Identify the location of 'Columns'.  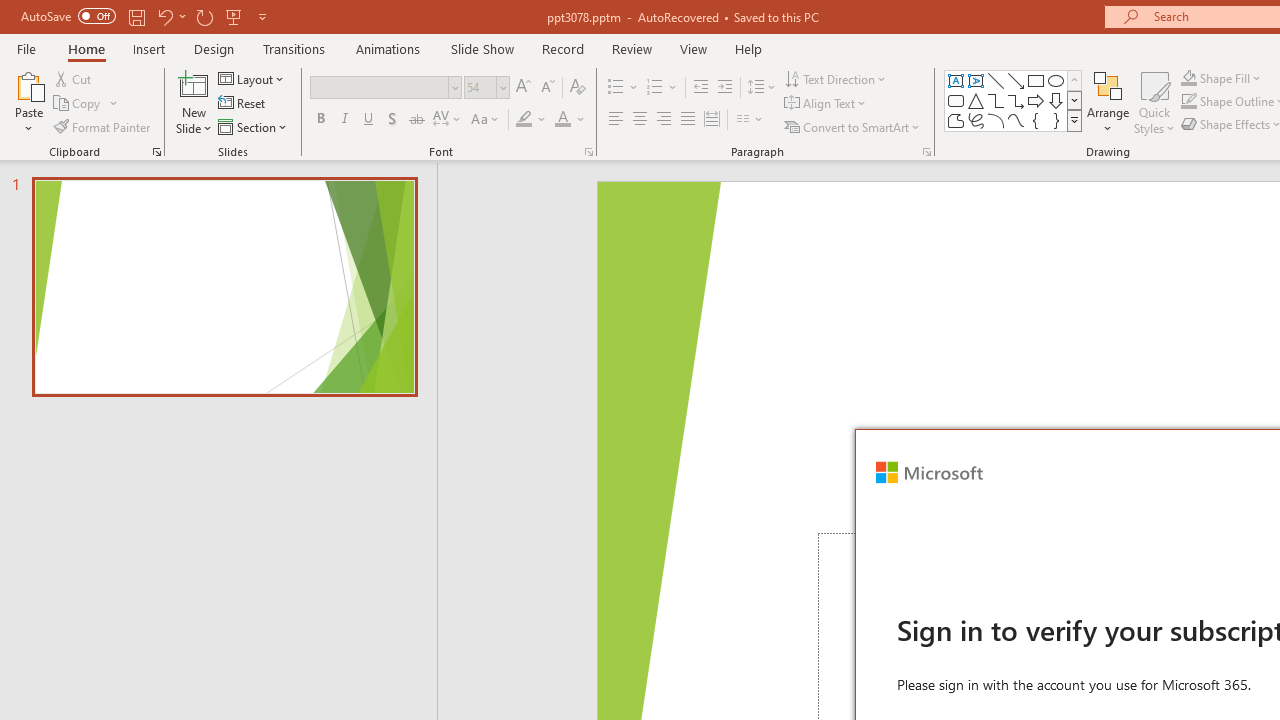
(749, 119).